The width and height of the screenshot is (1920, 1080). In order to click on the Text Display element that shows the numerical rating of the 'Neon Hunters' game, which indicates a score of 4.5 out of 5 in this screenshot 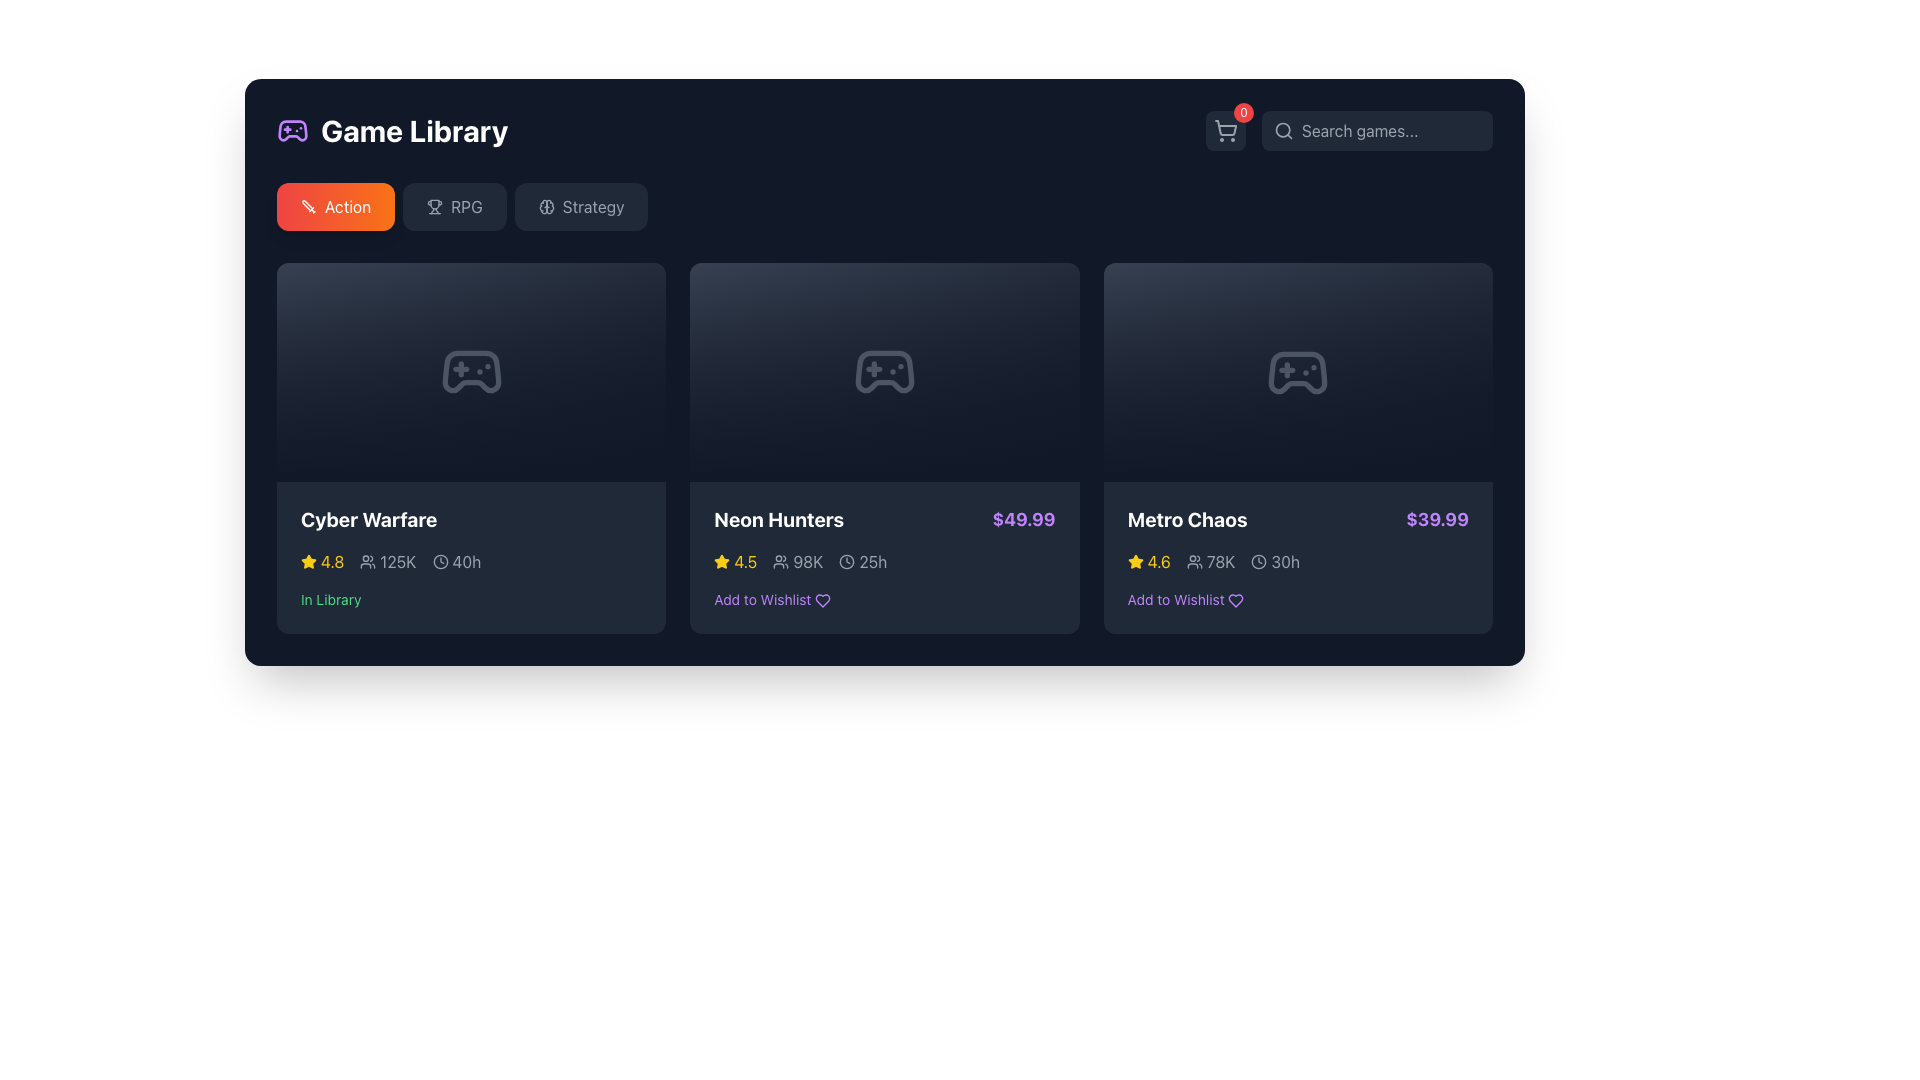, I will do `click(744, 562)`.